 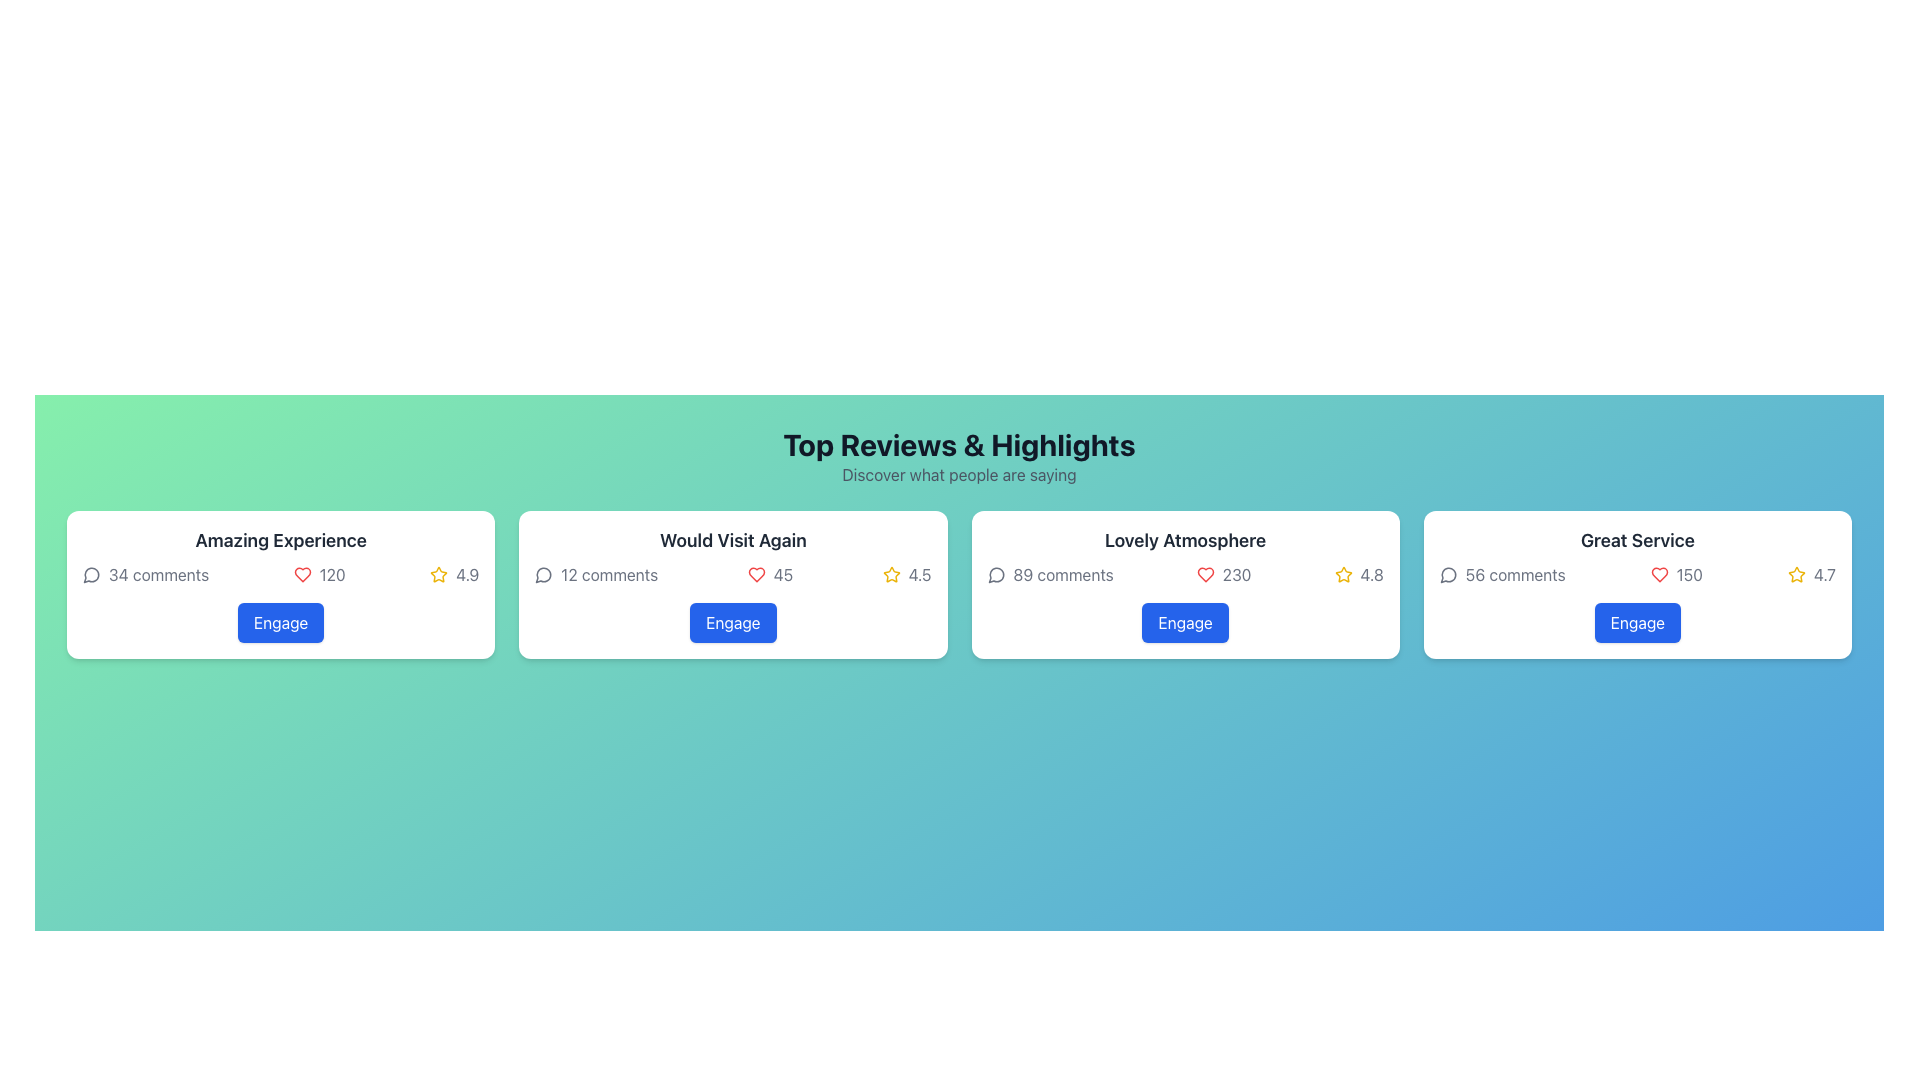 What do you see at coordinates (595, 574) in the screenshot?
I see `the text element displaying '12 comments' styled in gray, located below the title 'Would Visit Again' on the central card interface` at bounding box center [595, 574].